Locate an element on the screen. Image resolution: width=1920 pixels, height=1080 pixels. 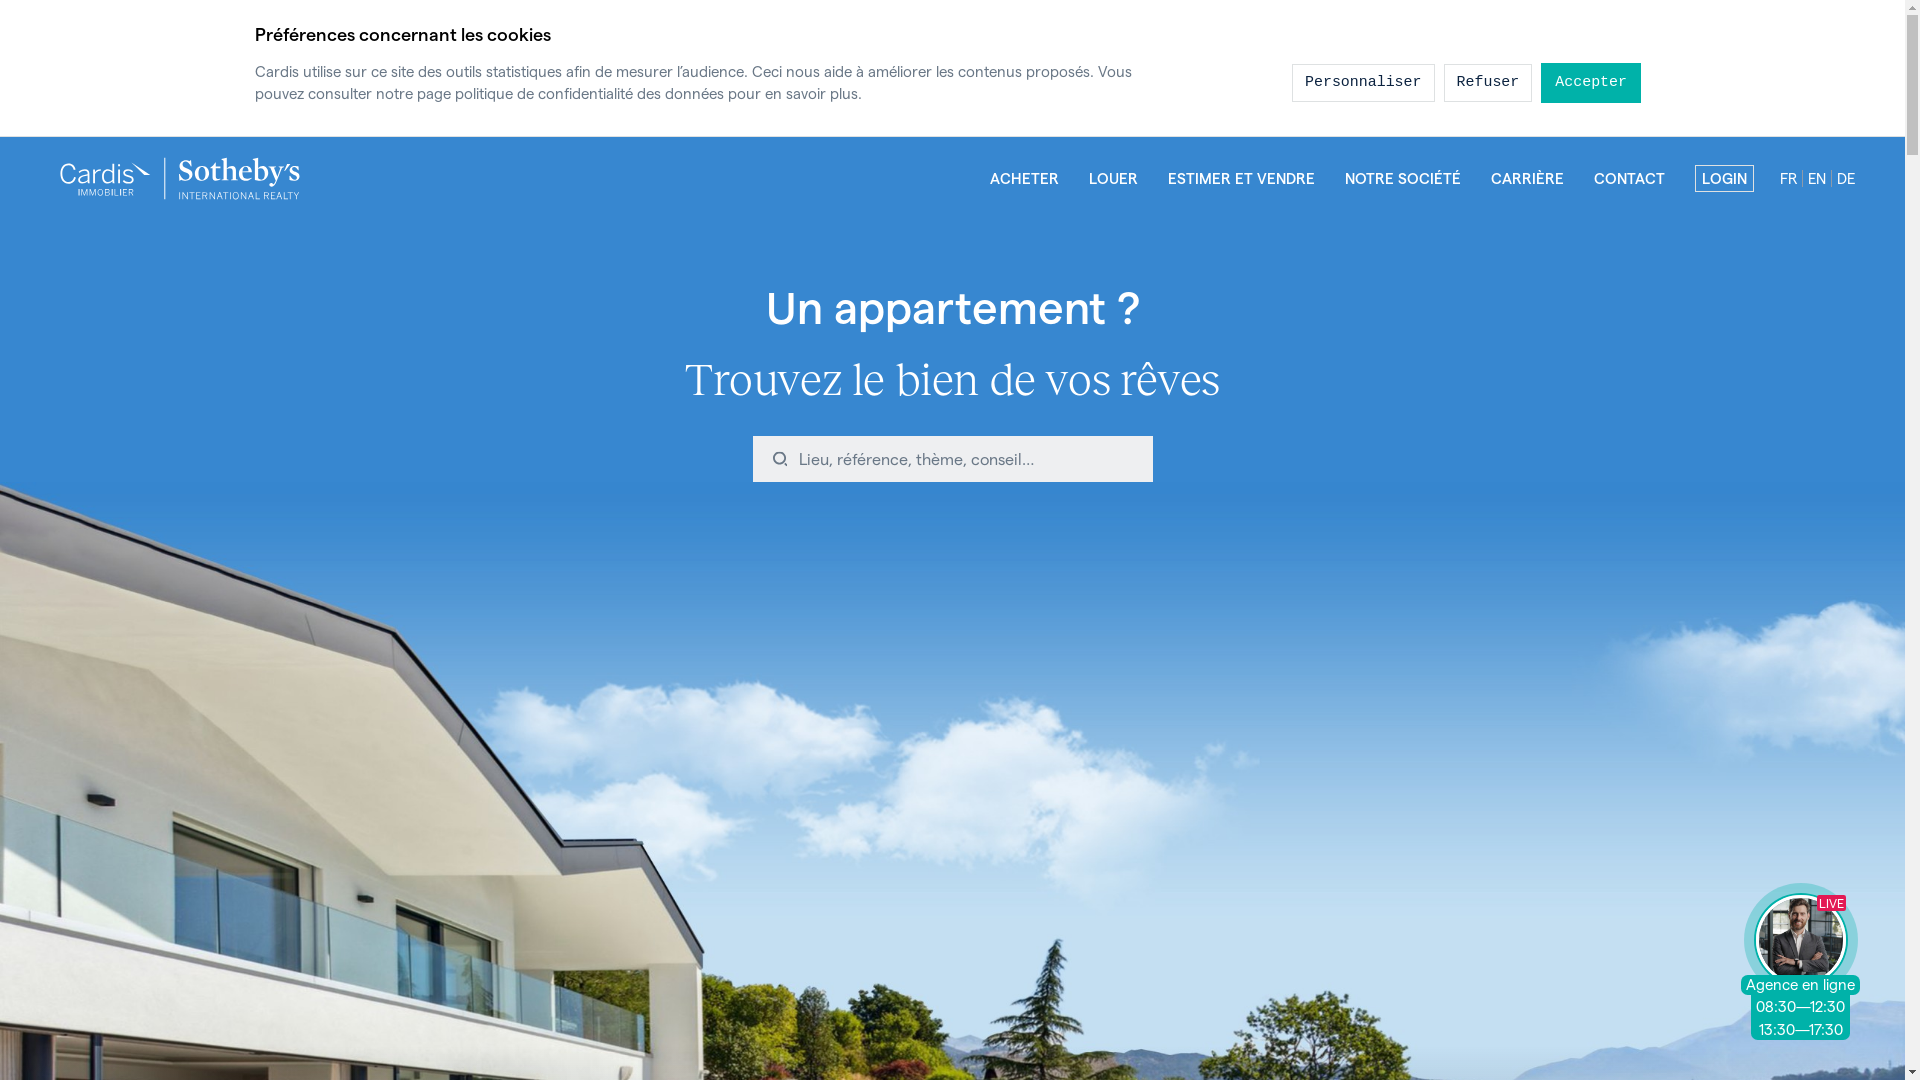
'Refuser' is located at coordinates (1488, 82).